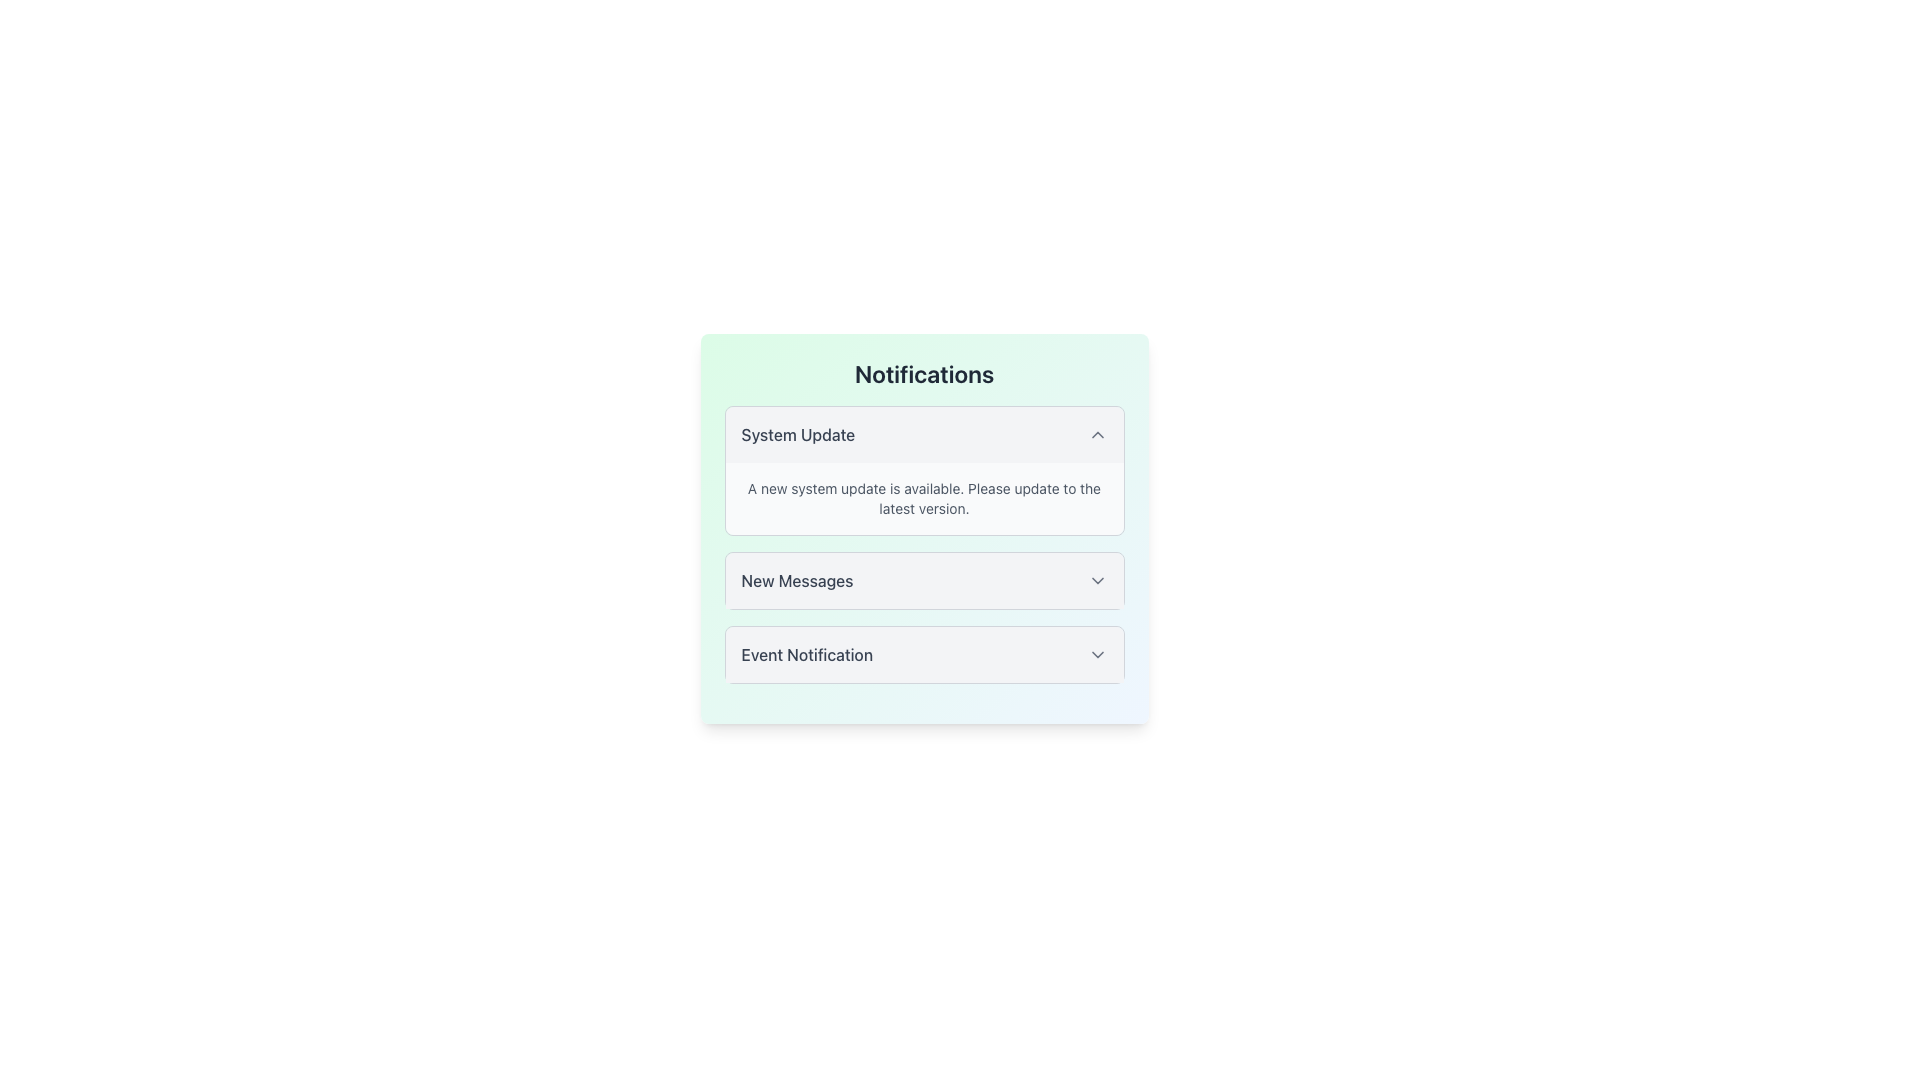  What do you see at coordinates (923, 581) in the screenshot?
I see `the 'New Messages' dropdown toggle, which is the second item in the Notifications list` at bounding box center [923, 581].